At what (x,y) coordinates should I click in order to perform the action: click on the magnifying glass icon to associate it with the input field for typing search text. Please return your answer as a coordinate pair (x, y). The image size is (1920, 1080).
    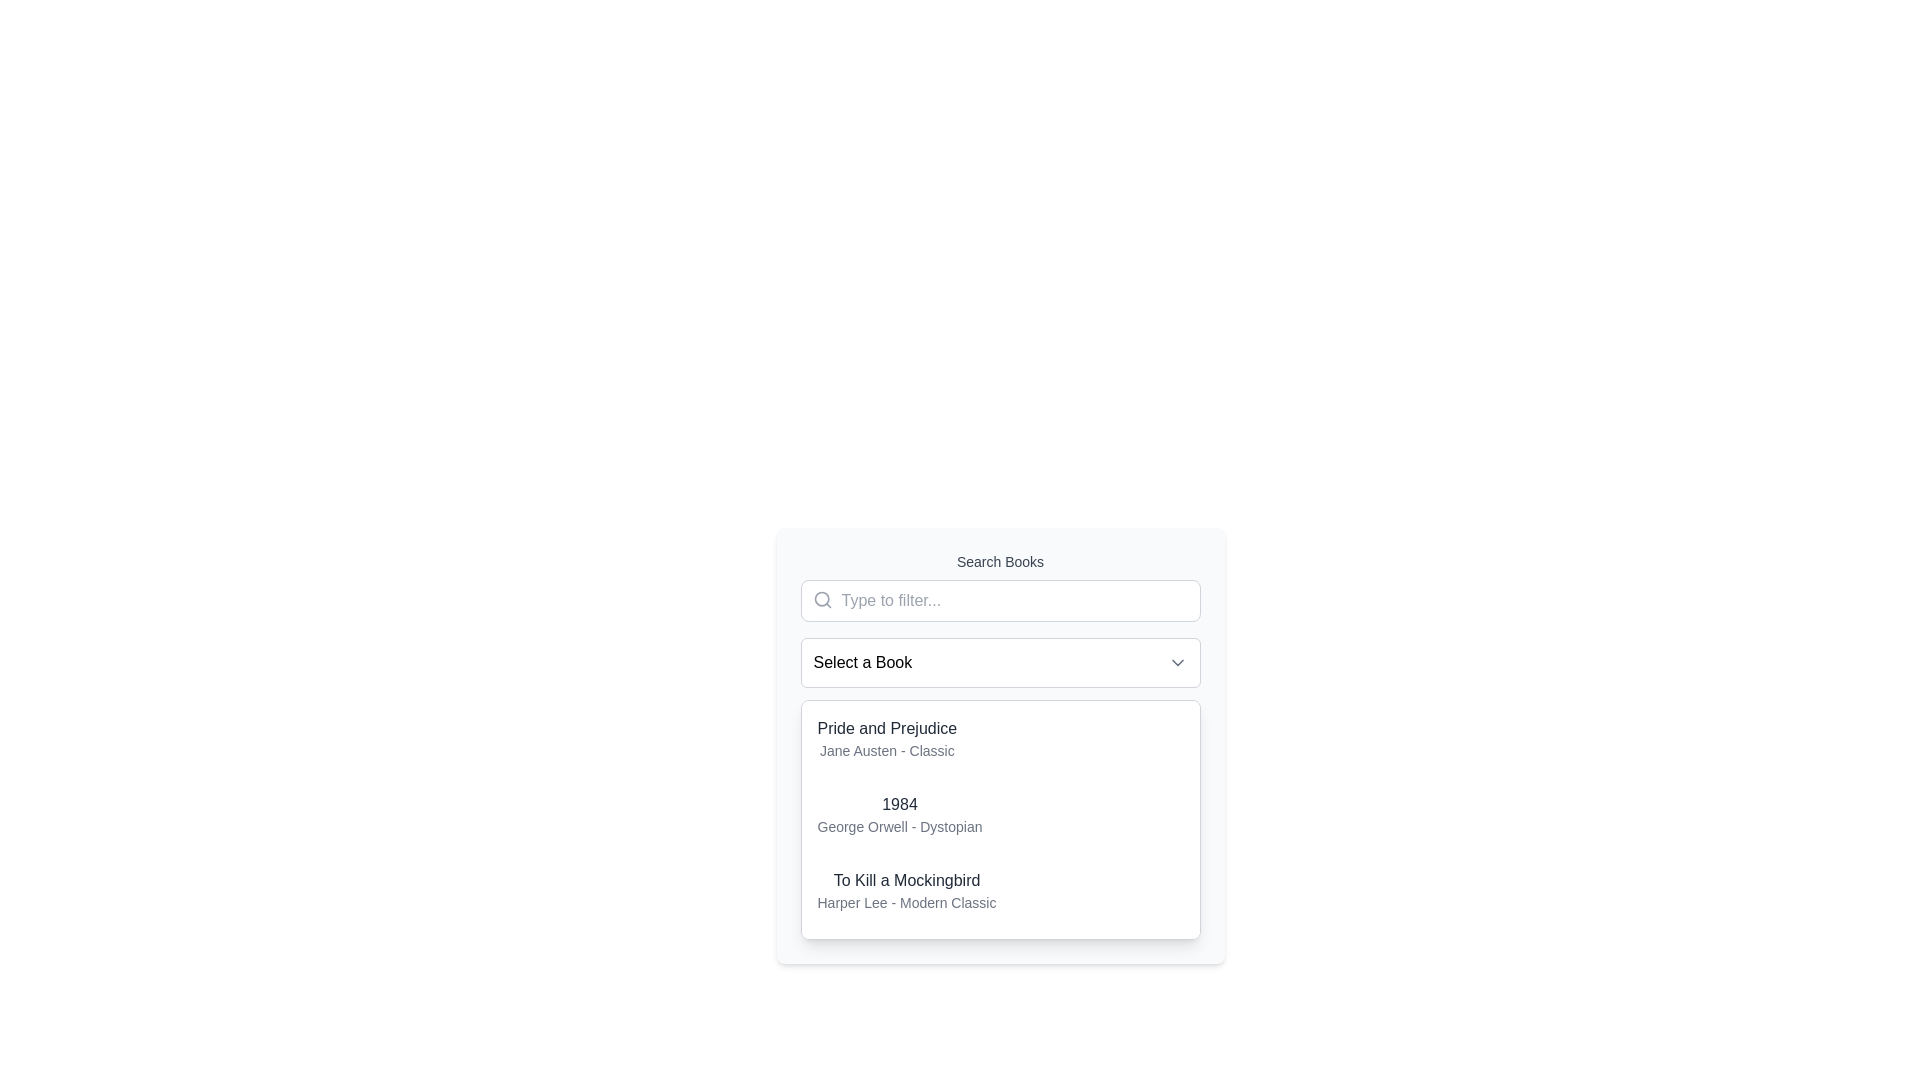
    Looking at the image, I should click on (822, 599).